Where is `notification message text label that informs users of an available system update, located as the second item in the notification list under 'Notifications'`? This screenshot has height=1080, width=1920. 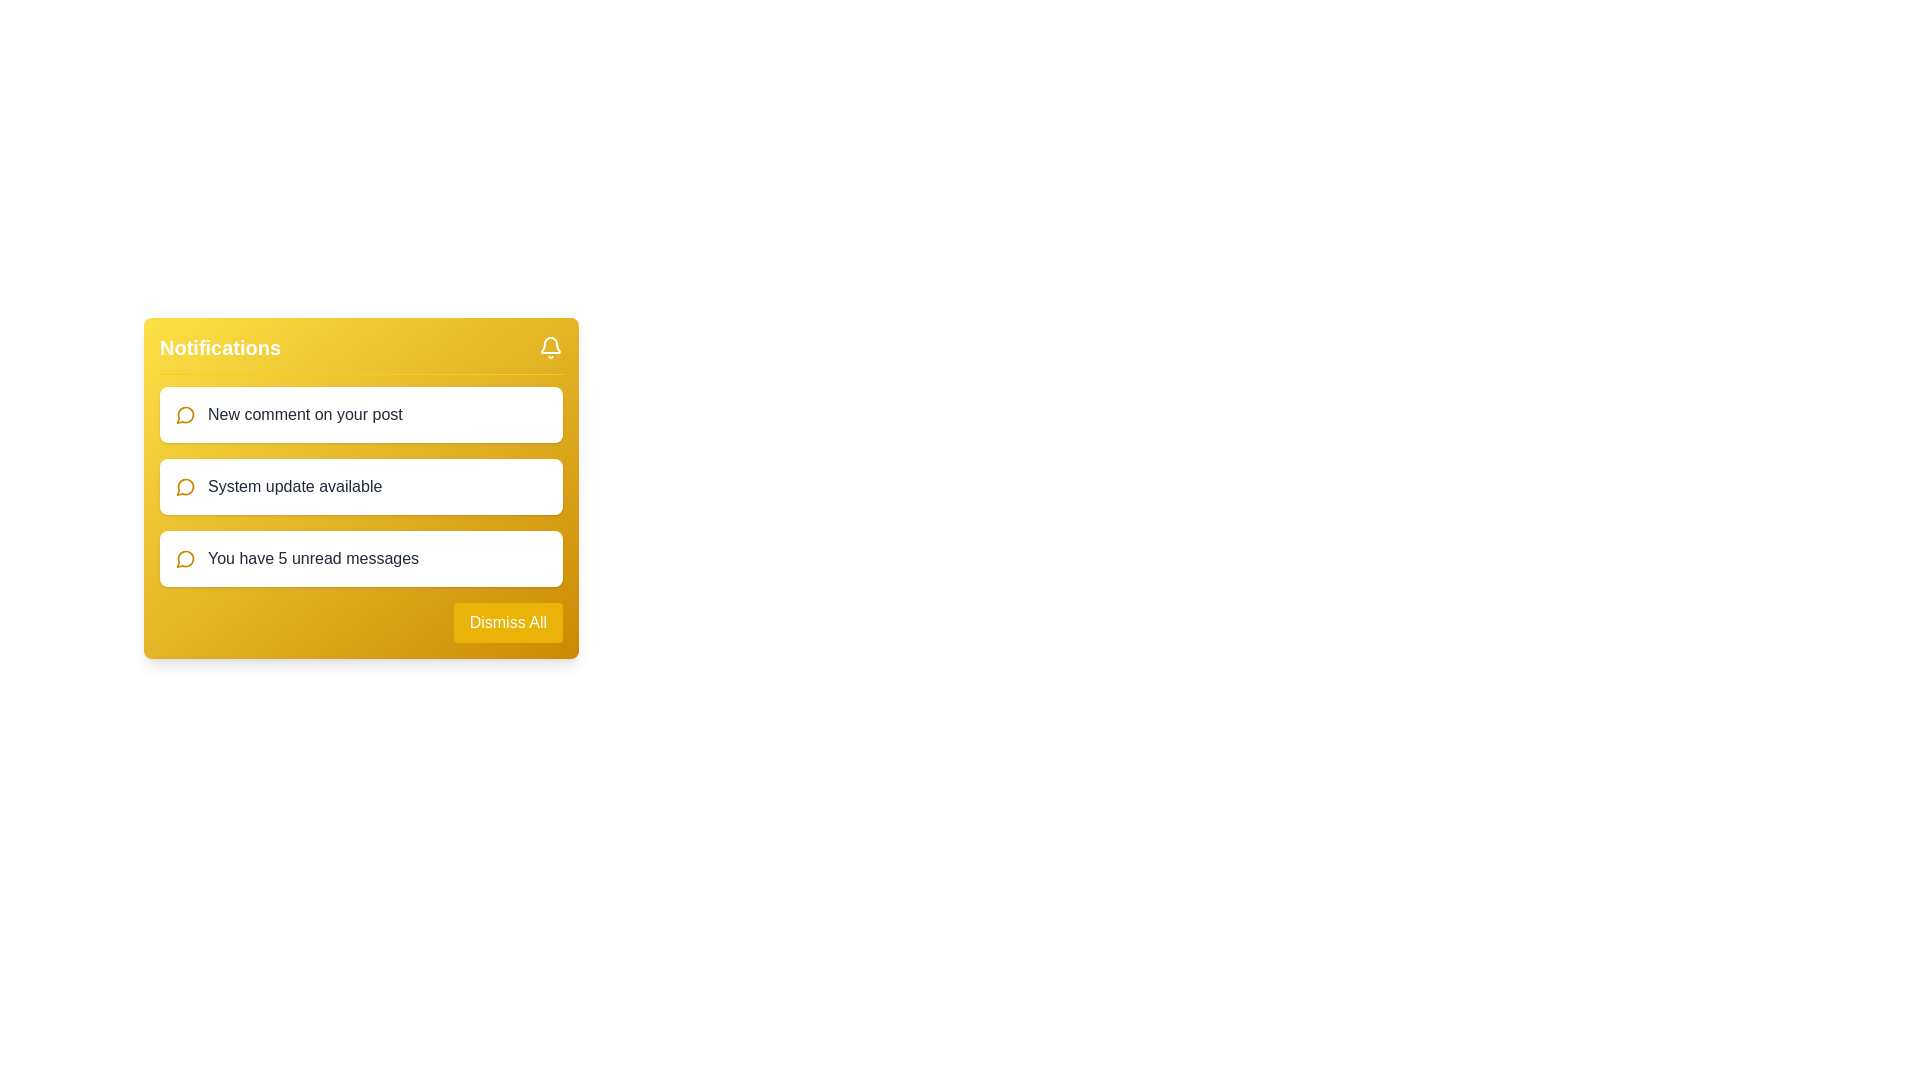
notification message text label that informs users of an available system update, located as the second item in the notification list under 'Notifications' is located at coordinates (294, 486).